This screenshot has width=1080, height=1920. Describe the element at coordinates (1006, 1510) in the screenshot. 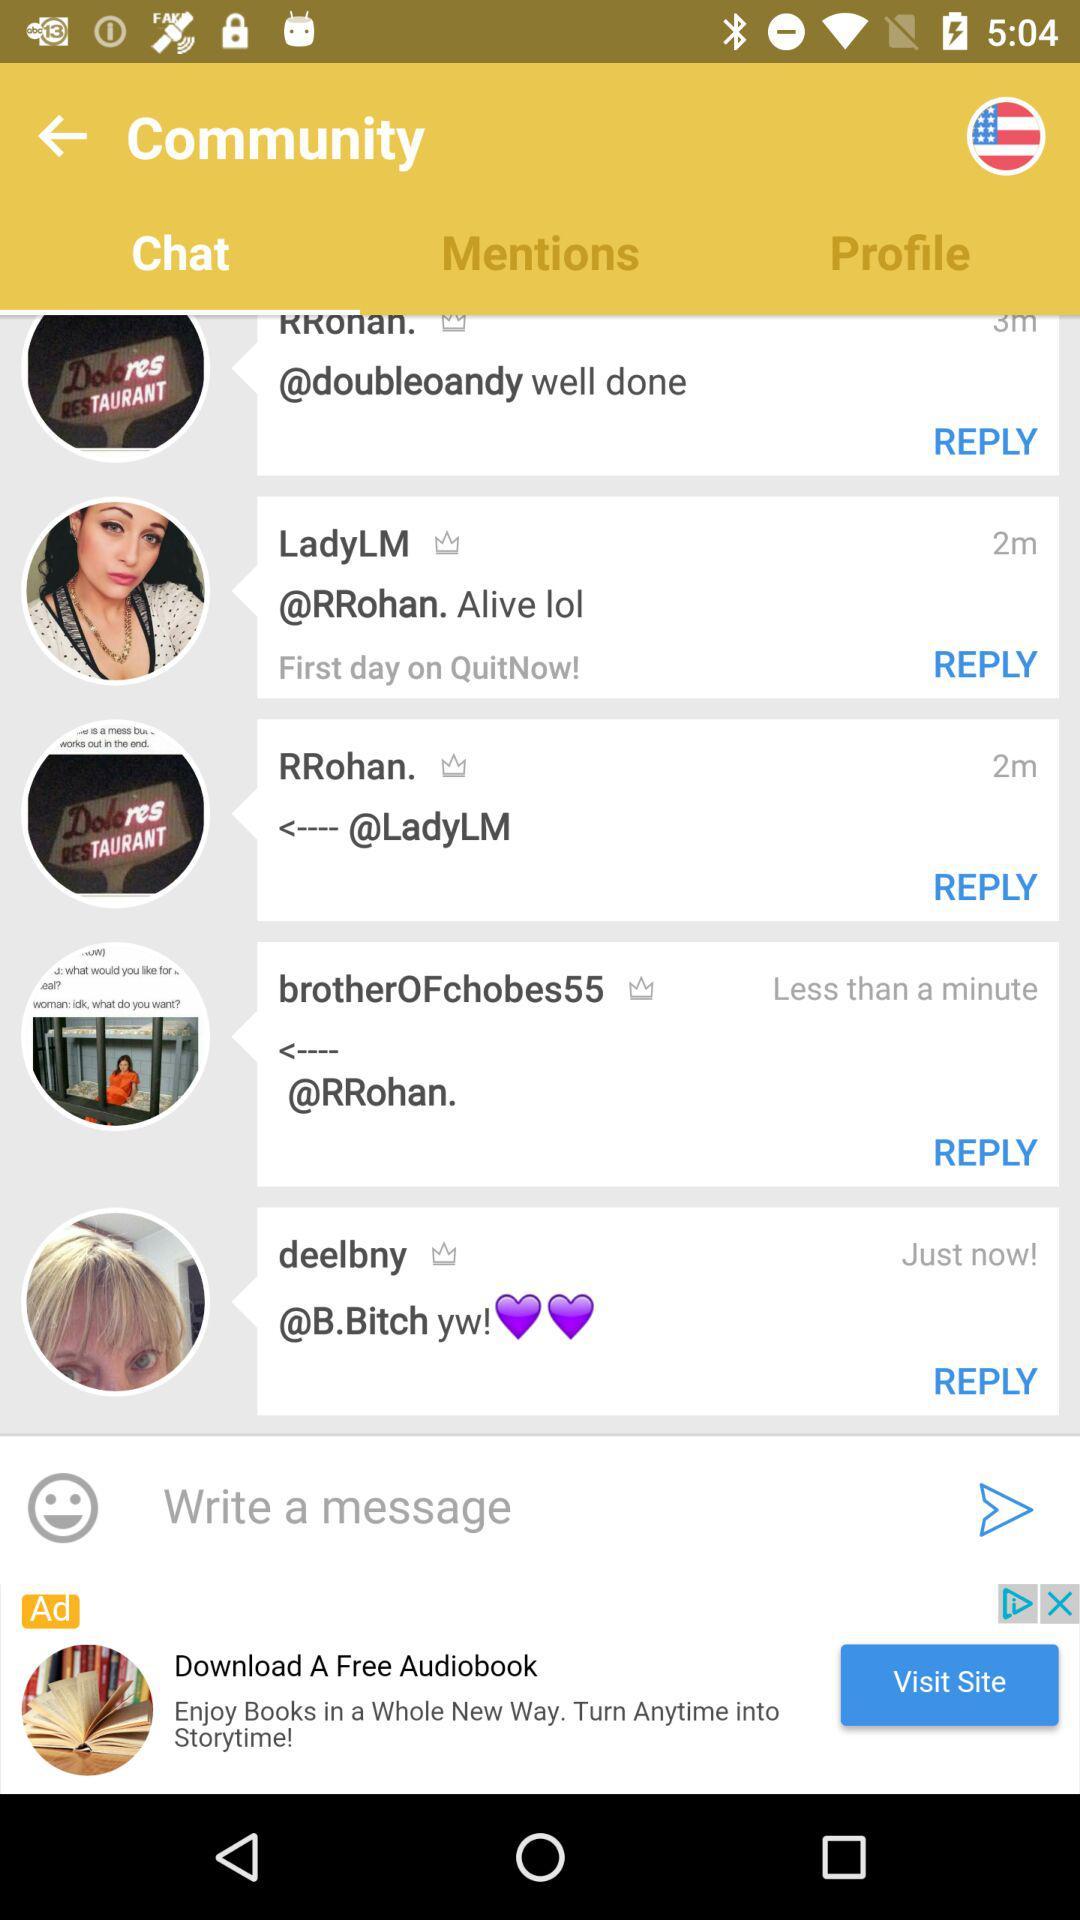

I see `the send icon` at that location.